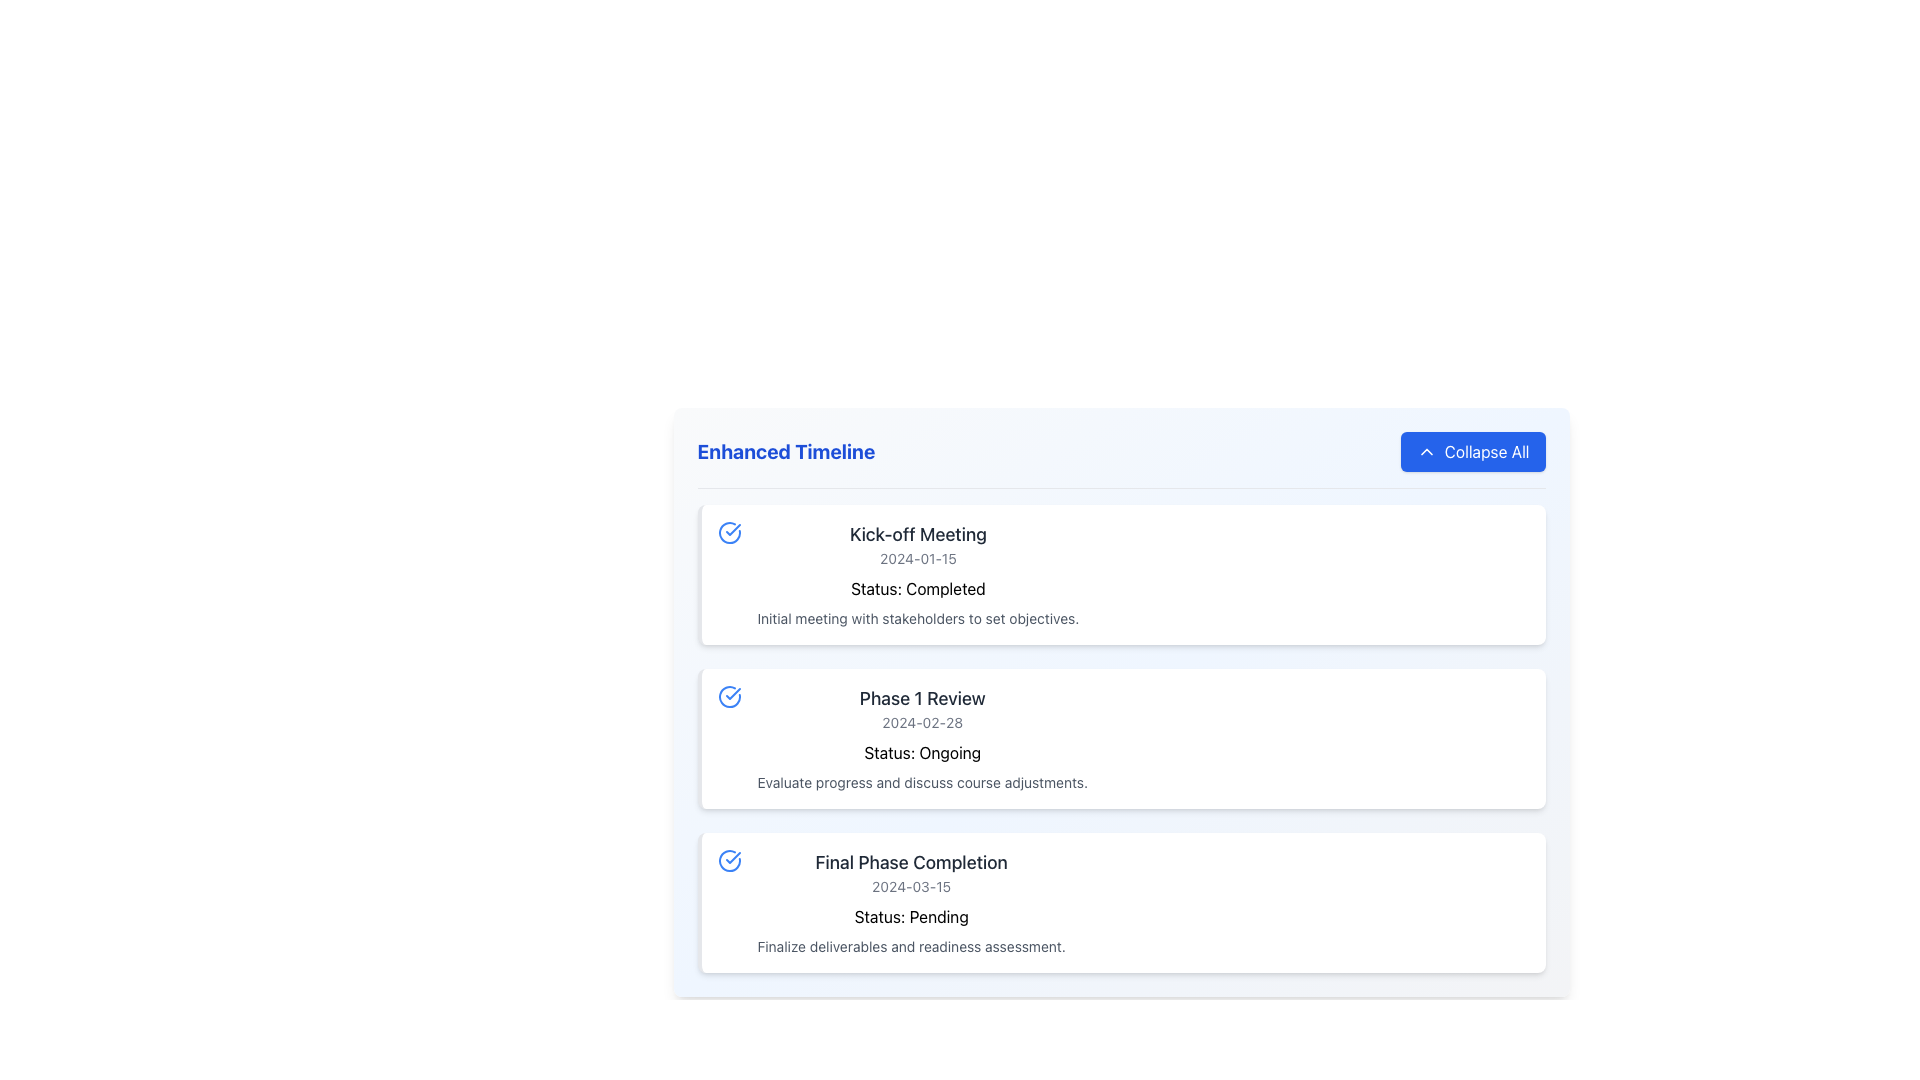 The image size is (1920, 1080). I want to click on the checkmark portion of the circle-check icon representing the ongoing status of the 'Phase 1 Review' section in the timeline interface, so click(732, 528).